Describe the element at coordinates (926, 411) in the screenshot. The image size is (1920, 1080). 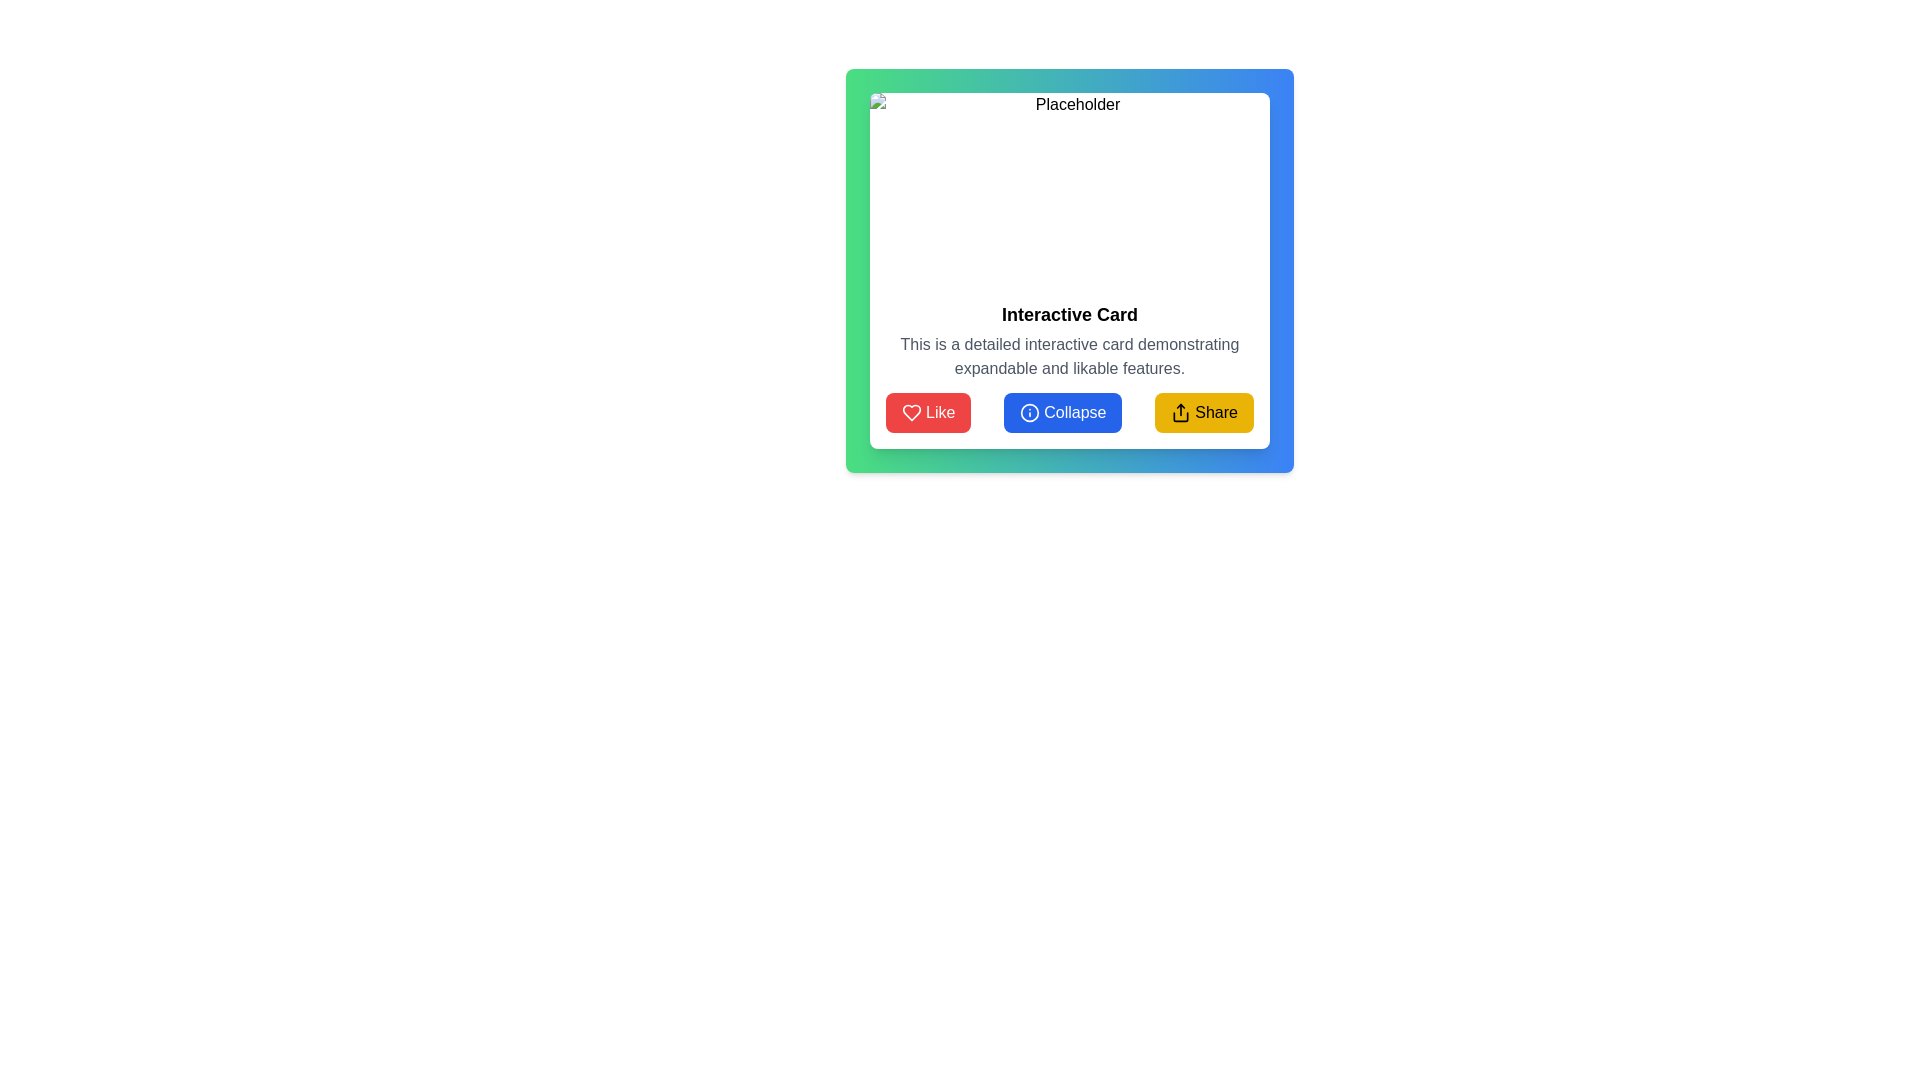
I see `the 'Like' button, which has a red background, white text, and a heart icon, located at the bottom of an interactive card, to register a like` at that location.